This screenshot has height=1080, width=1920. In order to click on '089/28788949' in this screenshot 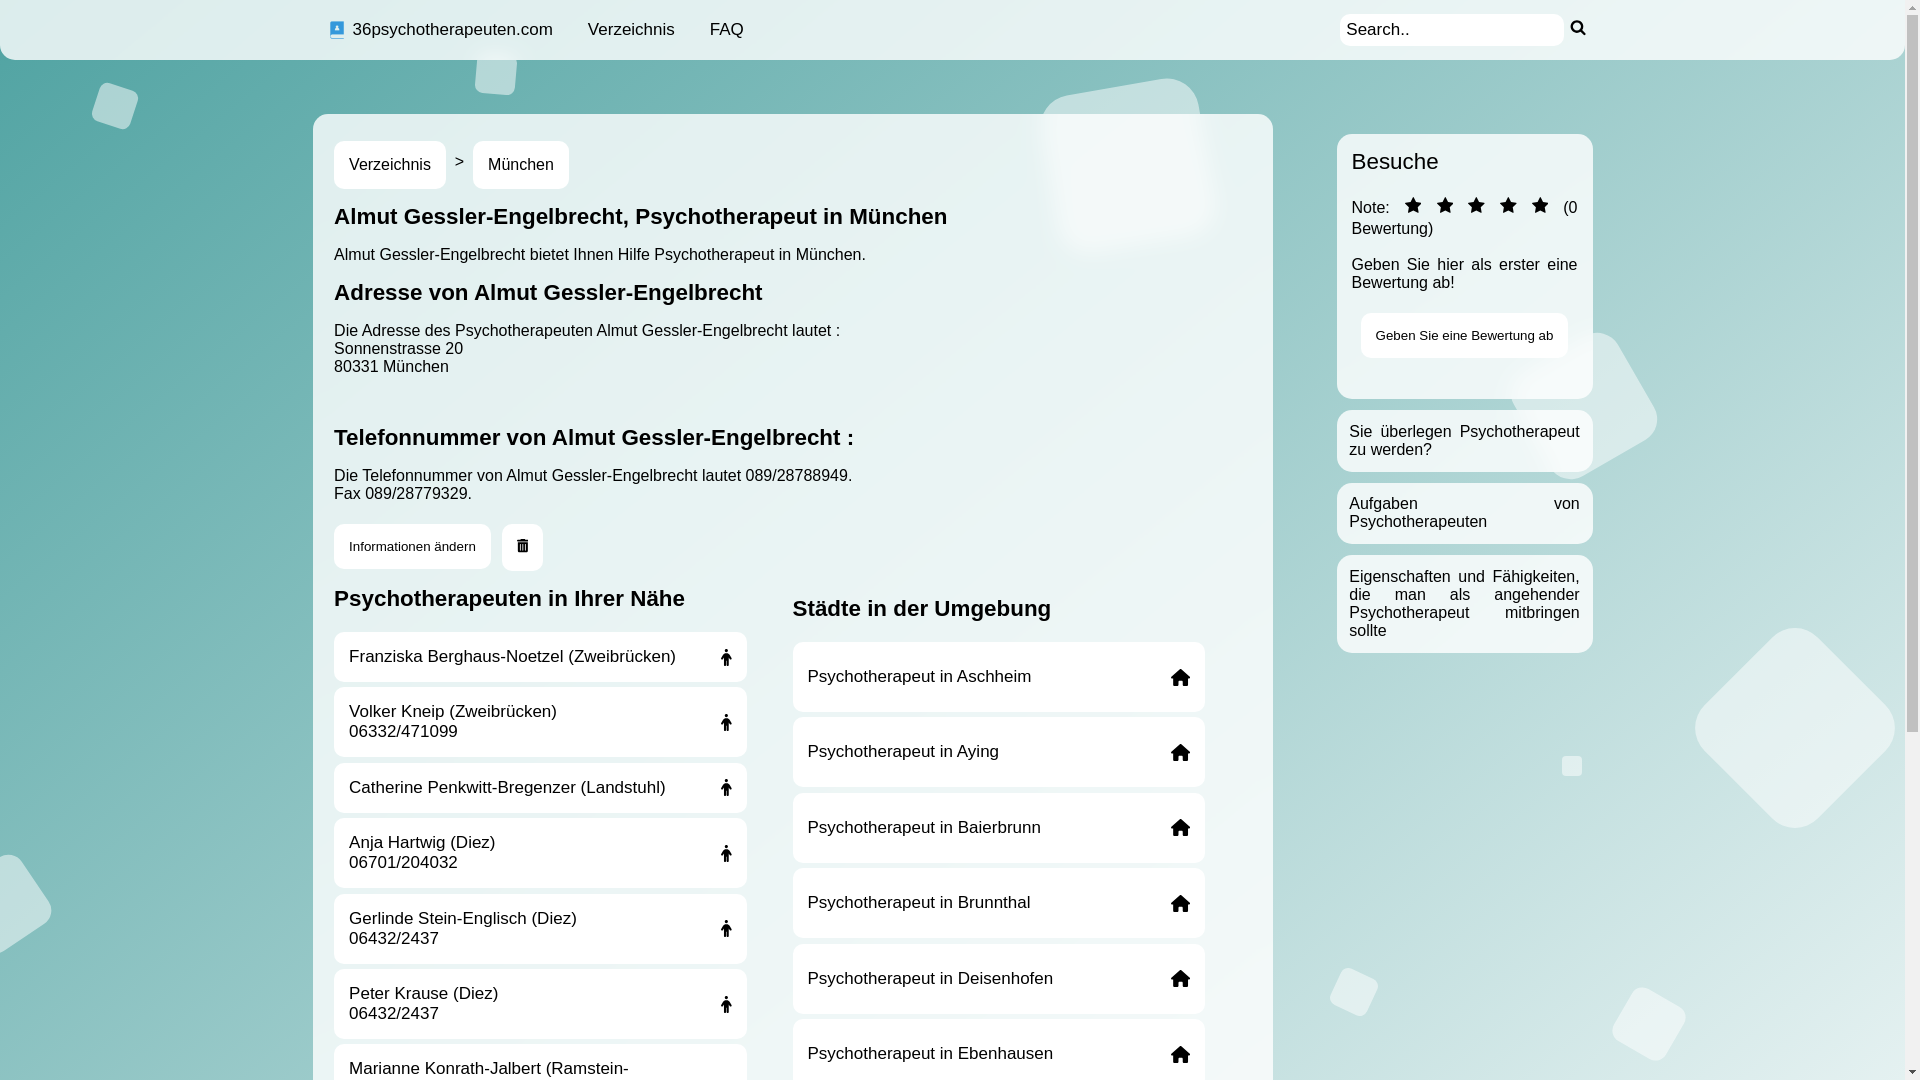, I will do `click(795, 475)`.